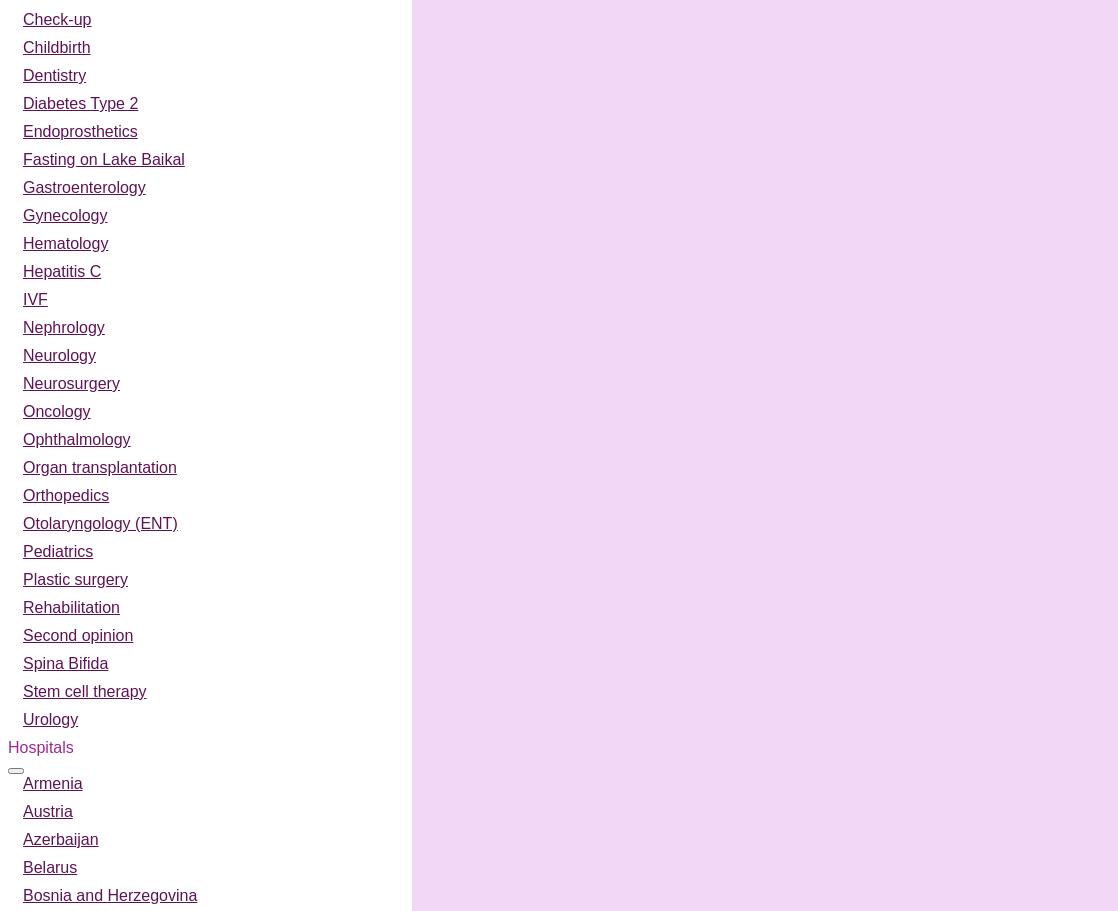 The width and height of the screenshot is (1118, 911). I want to click on 'Armenia', so click(52, 783).